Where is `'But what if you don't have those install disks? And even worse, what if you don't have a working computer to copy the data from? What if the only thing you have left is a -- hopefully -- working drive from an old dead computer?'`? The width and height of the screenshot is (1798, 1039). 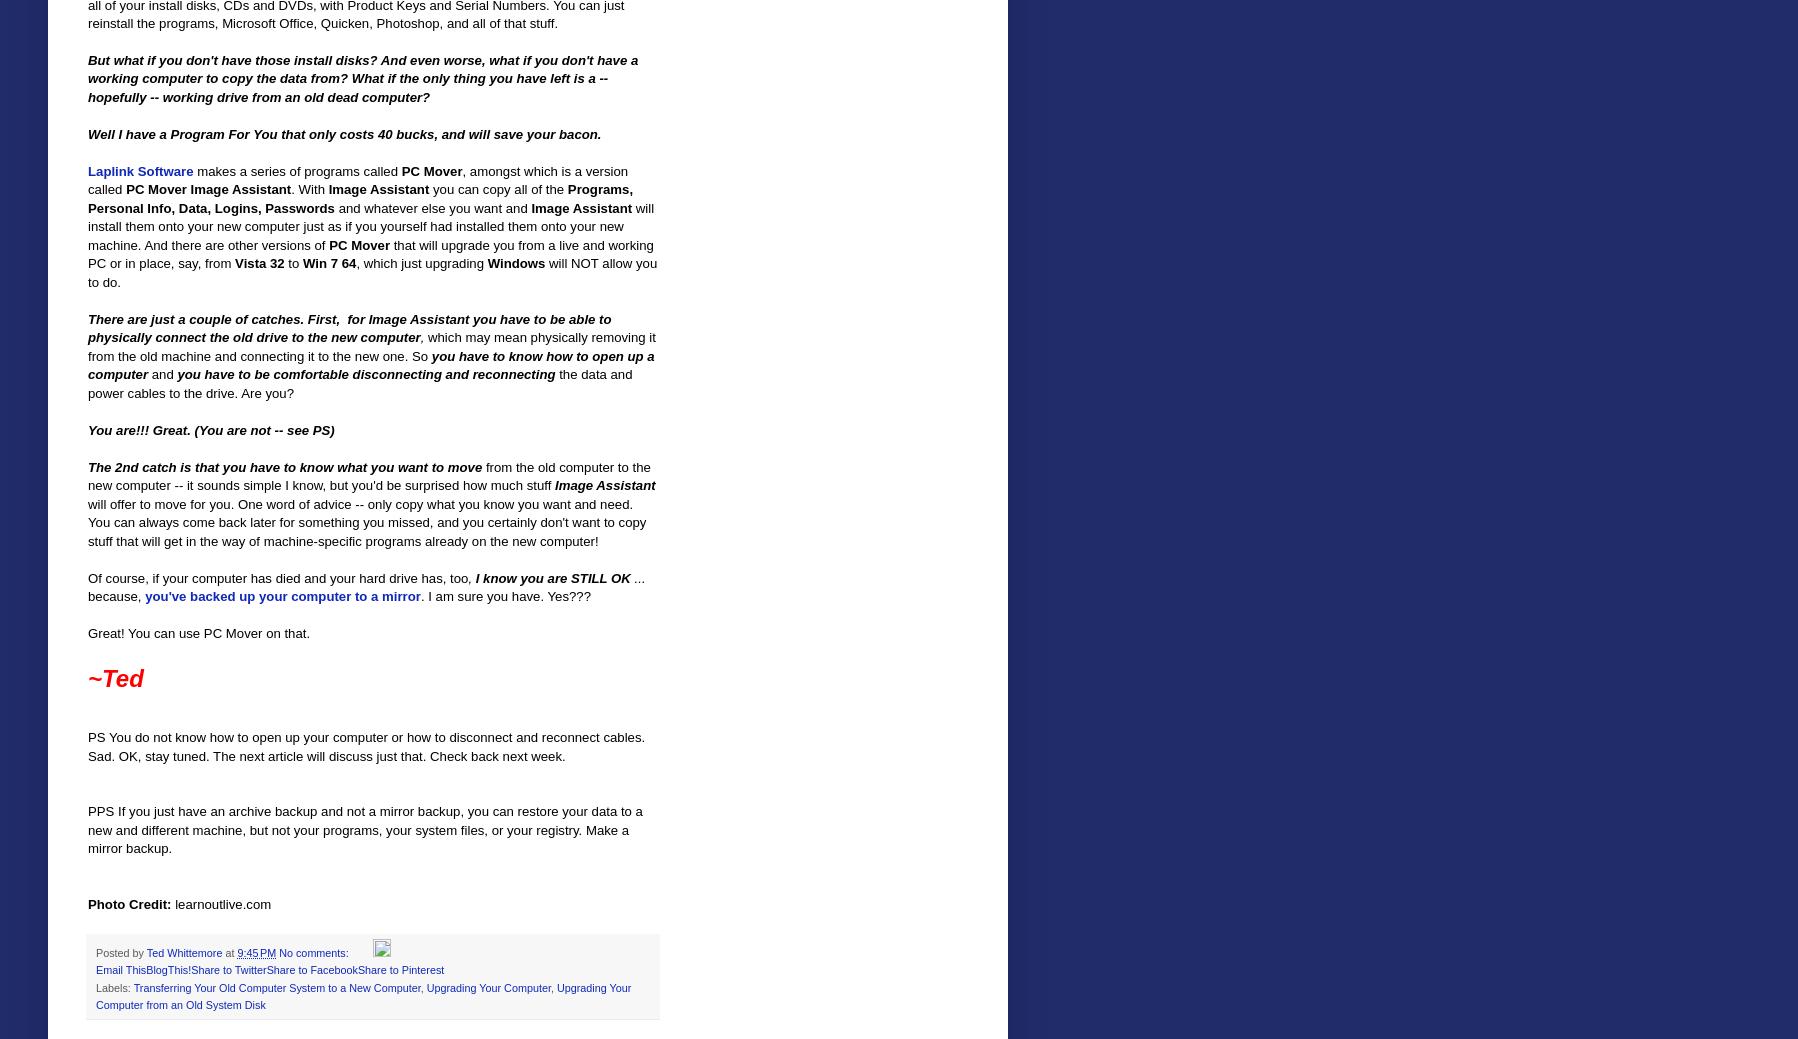 'But what if you don't have those install disks? And even worse, what if you don't have a working computer to copy the data from? What if the only thing you have left is a -- hopefully -- working drive from an old dead computer?' is located at coordinates (362, 77).